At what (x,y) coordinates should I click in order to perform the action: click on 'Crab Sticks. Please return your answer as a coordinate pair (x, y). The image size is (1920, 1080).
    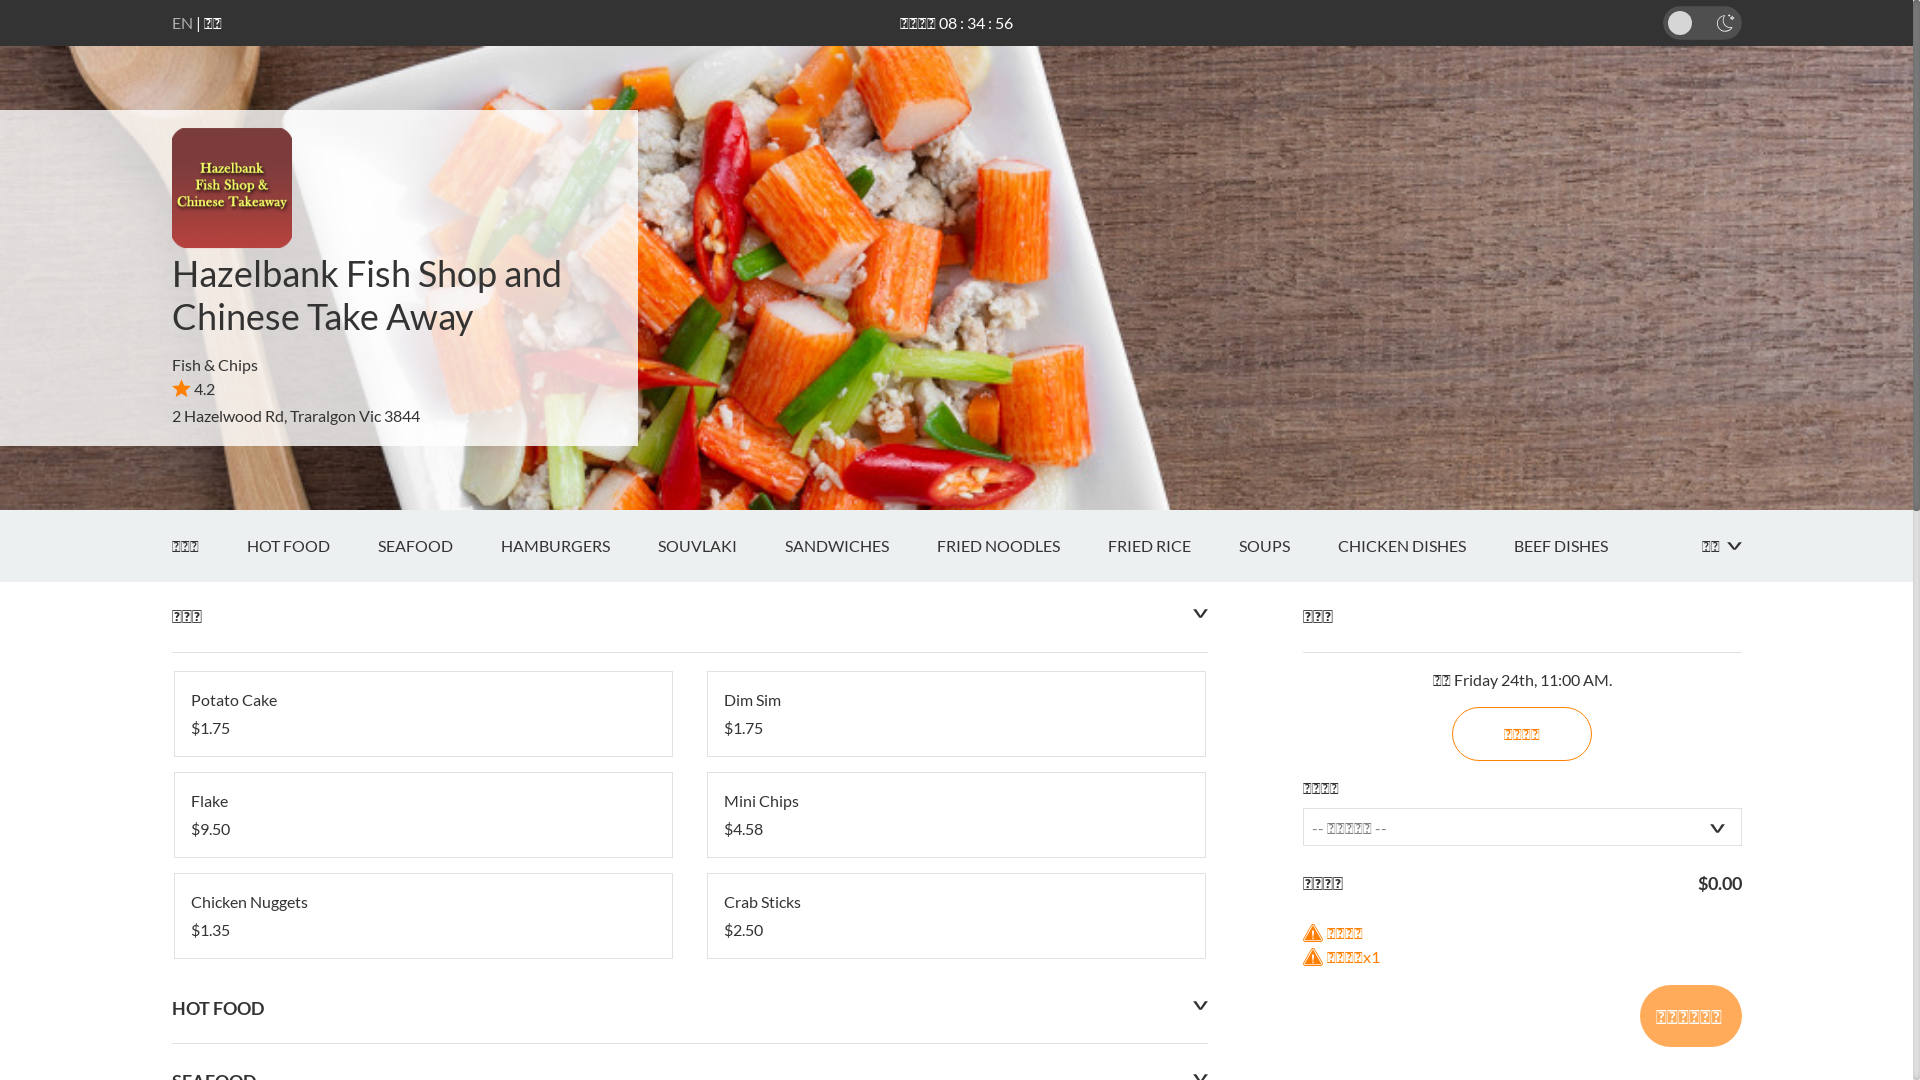
    Looking at the image, I should click on (955, 915).